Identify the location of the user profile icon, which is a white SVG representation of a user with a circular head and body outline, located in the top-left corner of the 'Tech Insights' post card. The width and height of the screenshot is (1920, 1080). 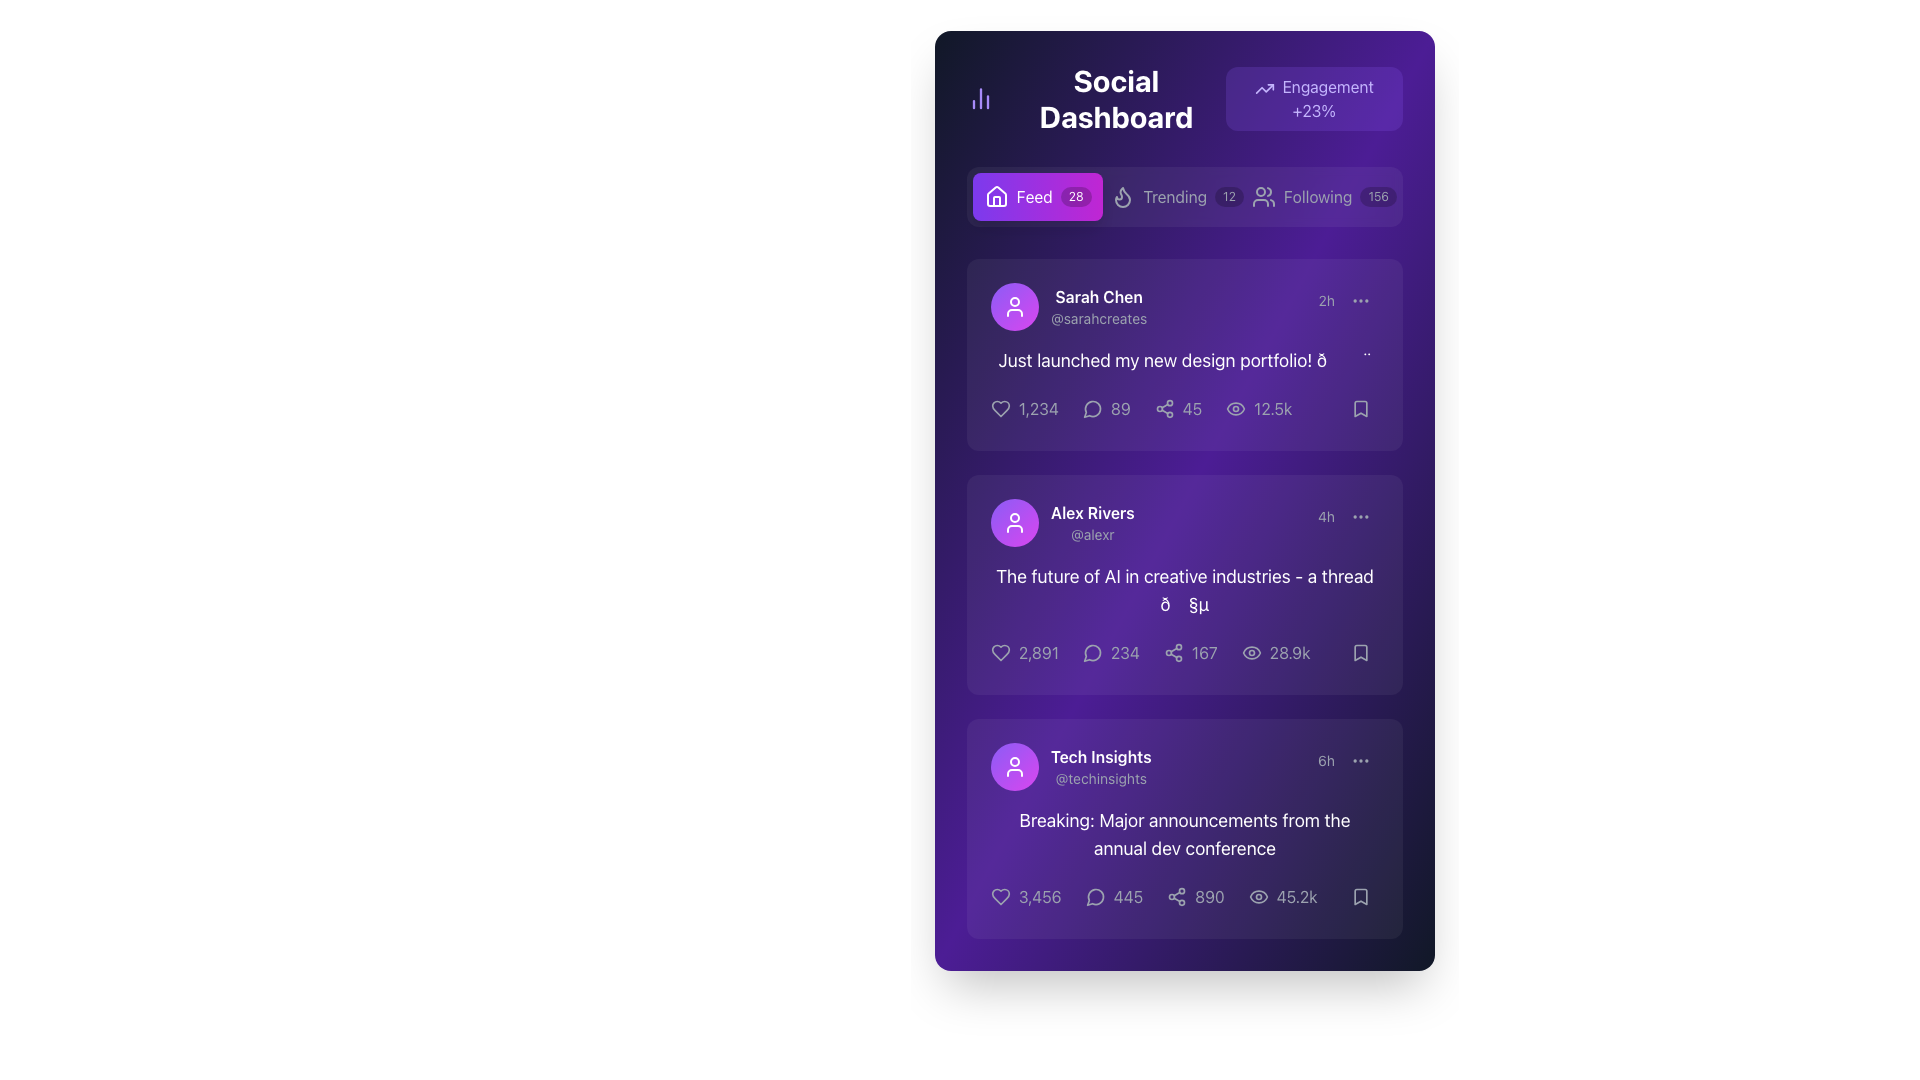
(1014, 766).